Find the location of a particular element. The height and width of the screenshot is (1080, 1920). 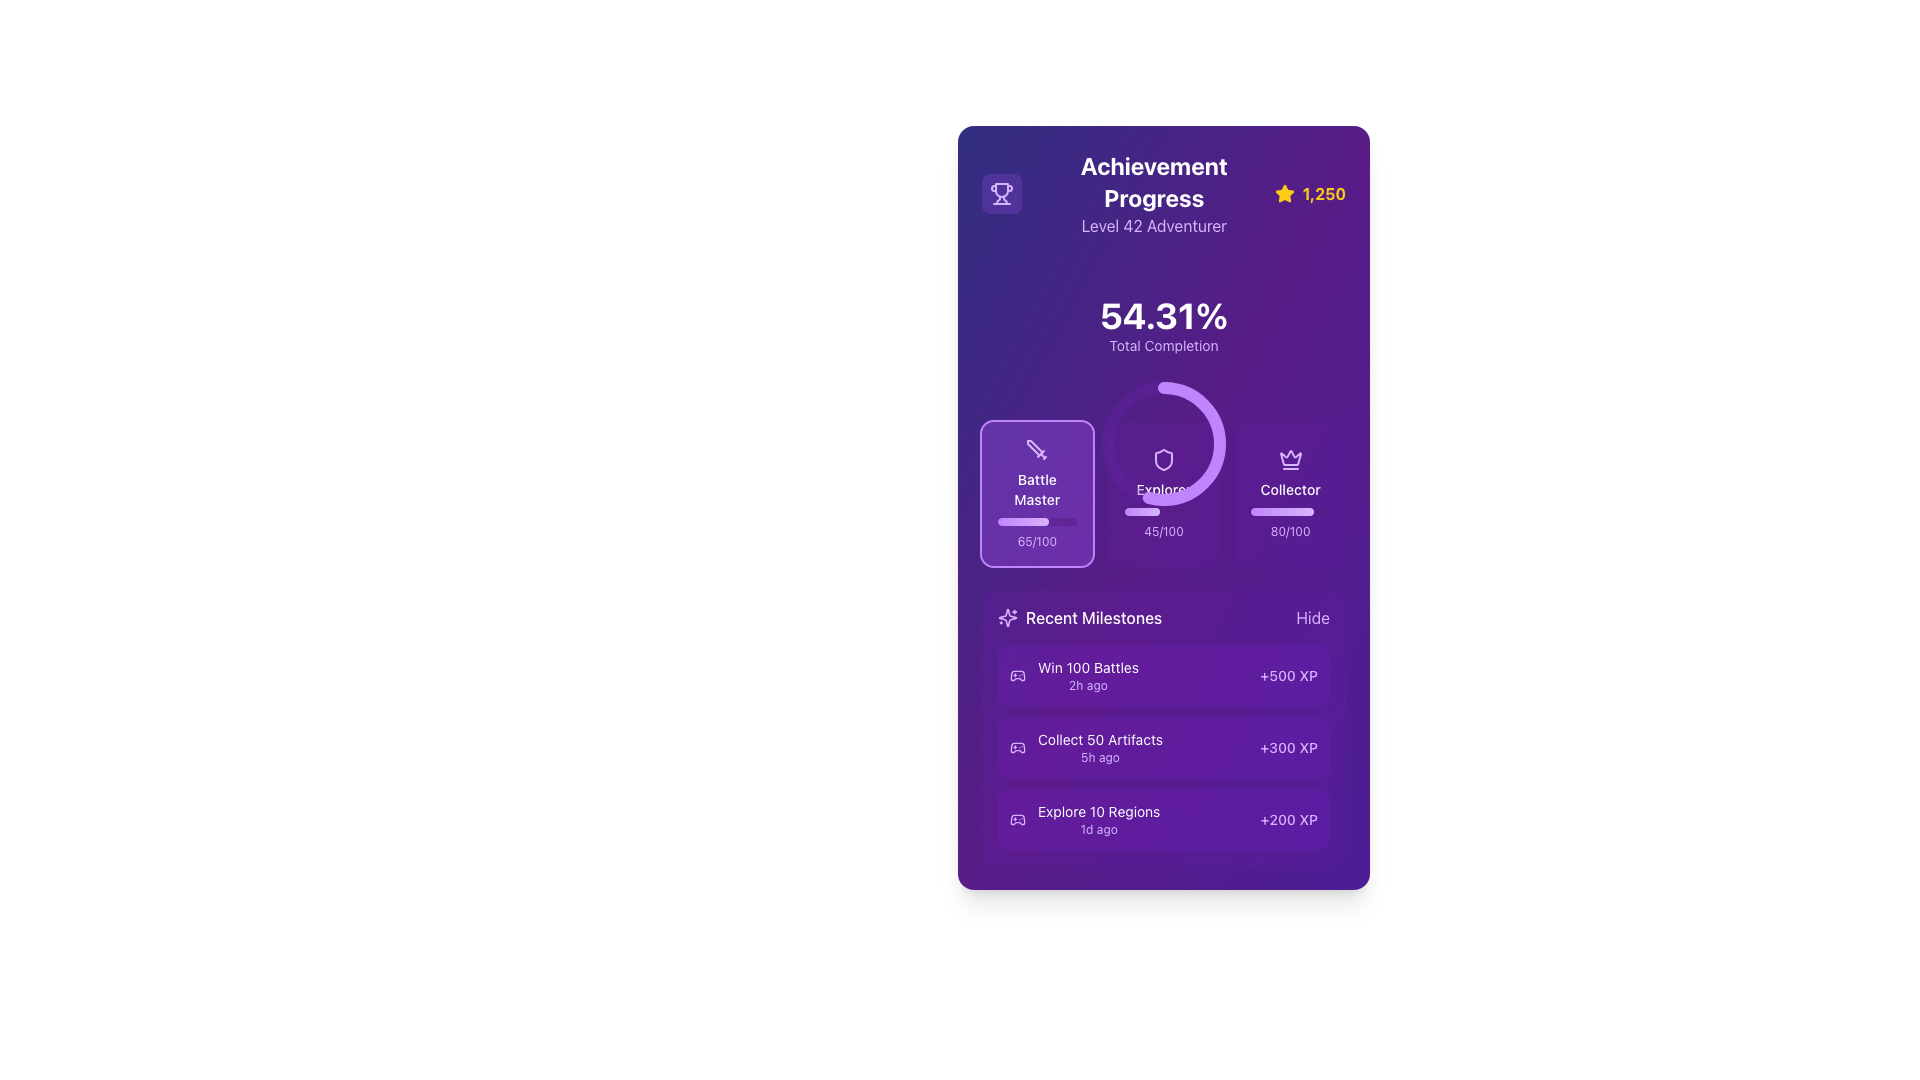

displayed time from the text label showing '1d ago', which is located beneath the 'Explore 10 Regions' text in the 'Recent Milestones' section is located at coordinates (1098, 829).